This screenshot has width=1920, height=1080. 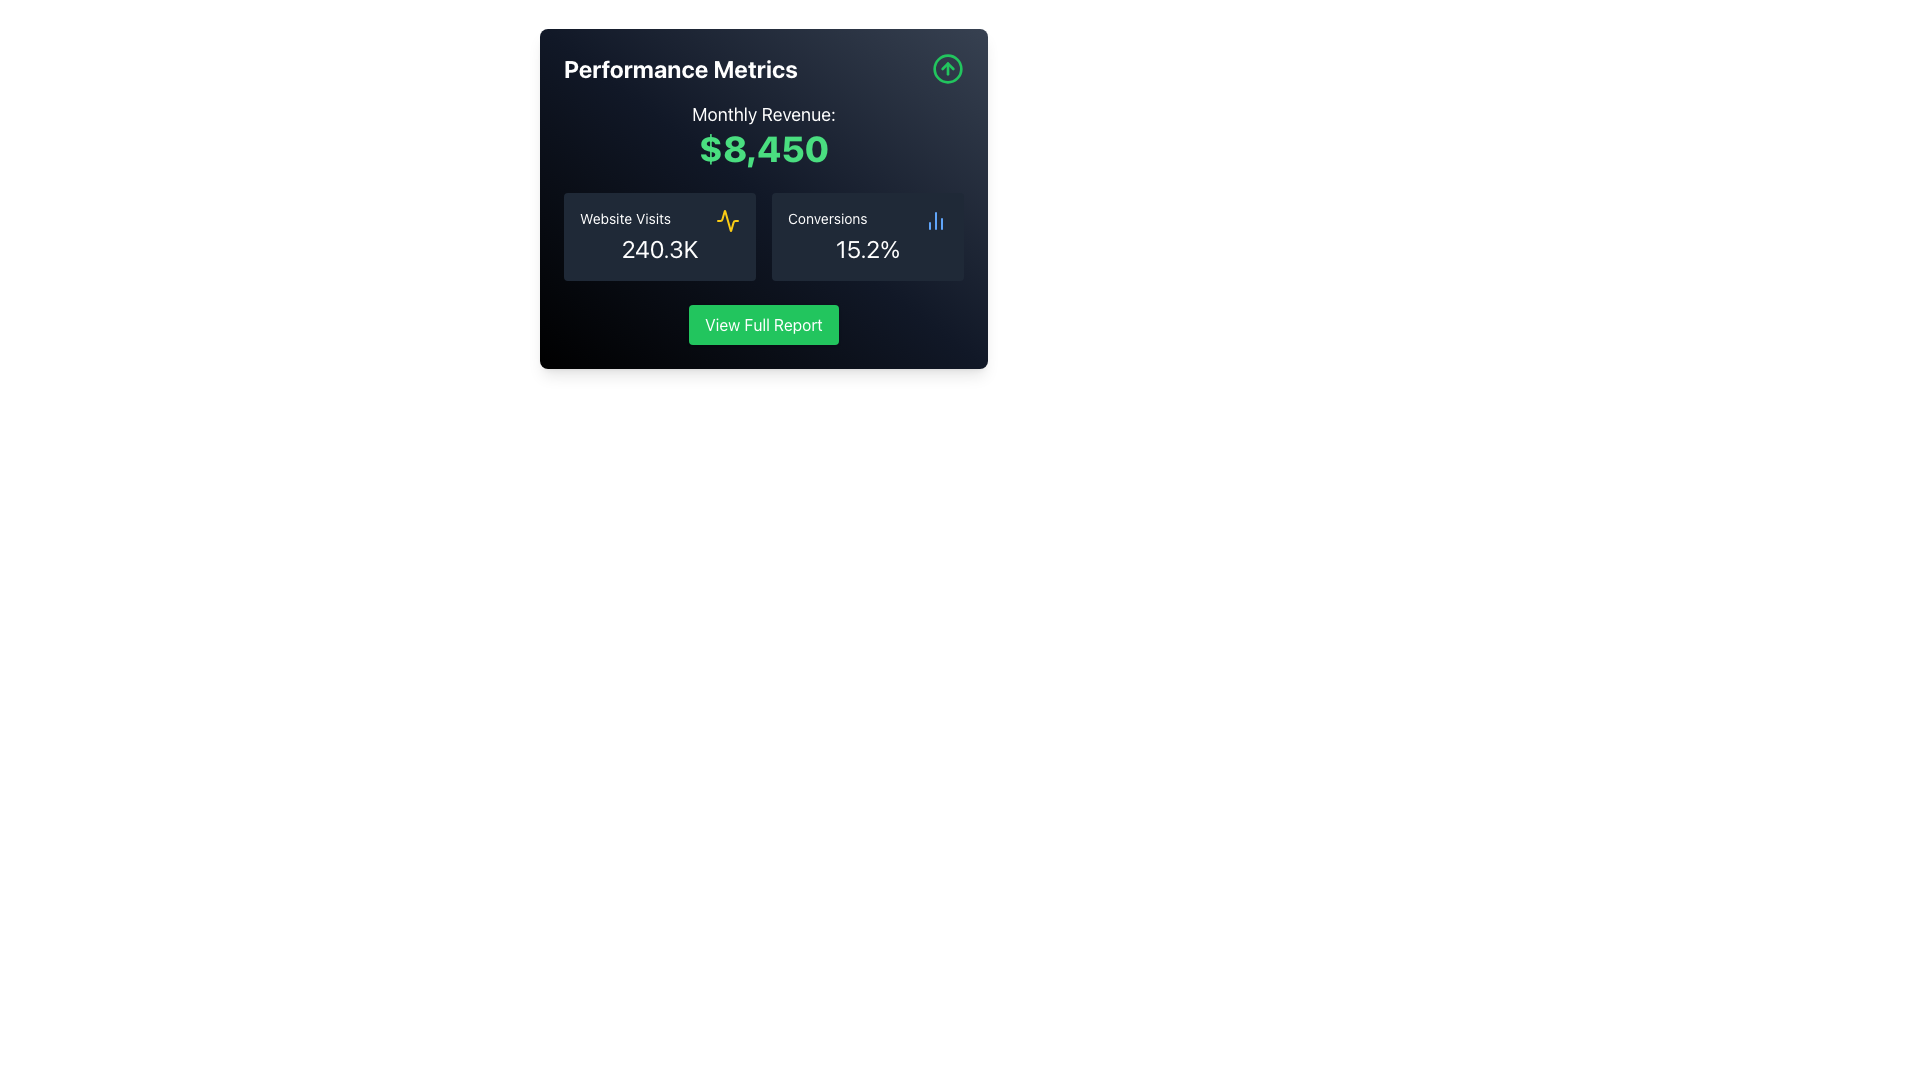 I want to click on the text label reading 'Website Visits', which is styled in light text on a dark background and located at the top-left corner of a section within a card, so click(x=624, y=220).